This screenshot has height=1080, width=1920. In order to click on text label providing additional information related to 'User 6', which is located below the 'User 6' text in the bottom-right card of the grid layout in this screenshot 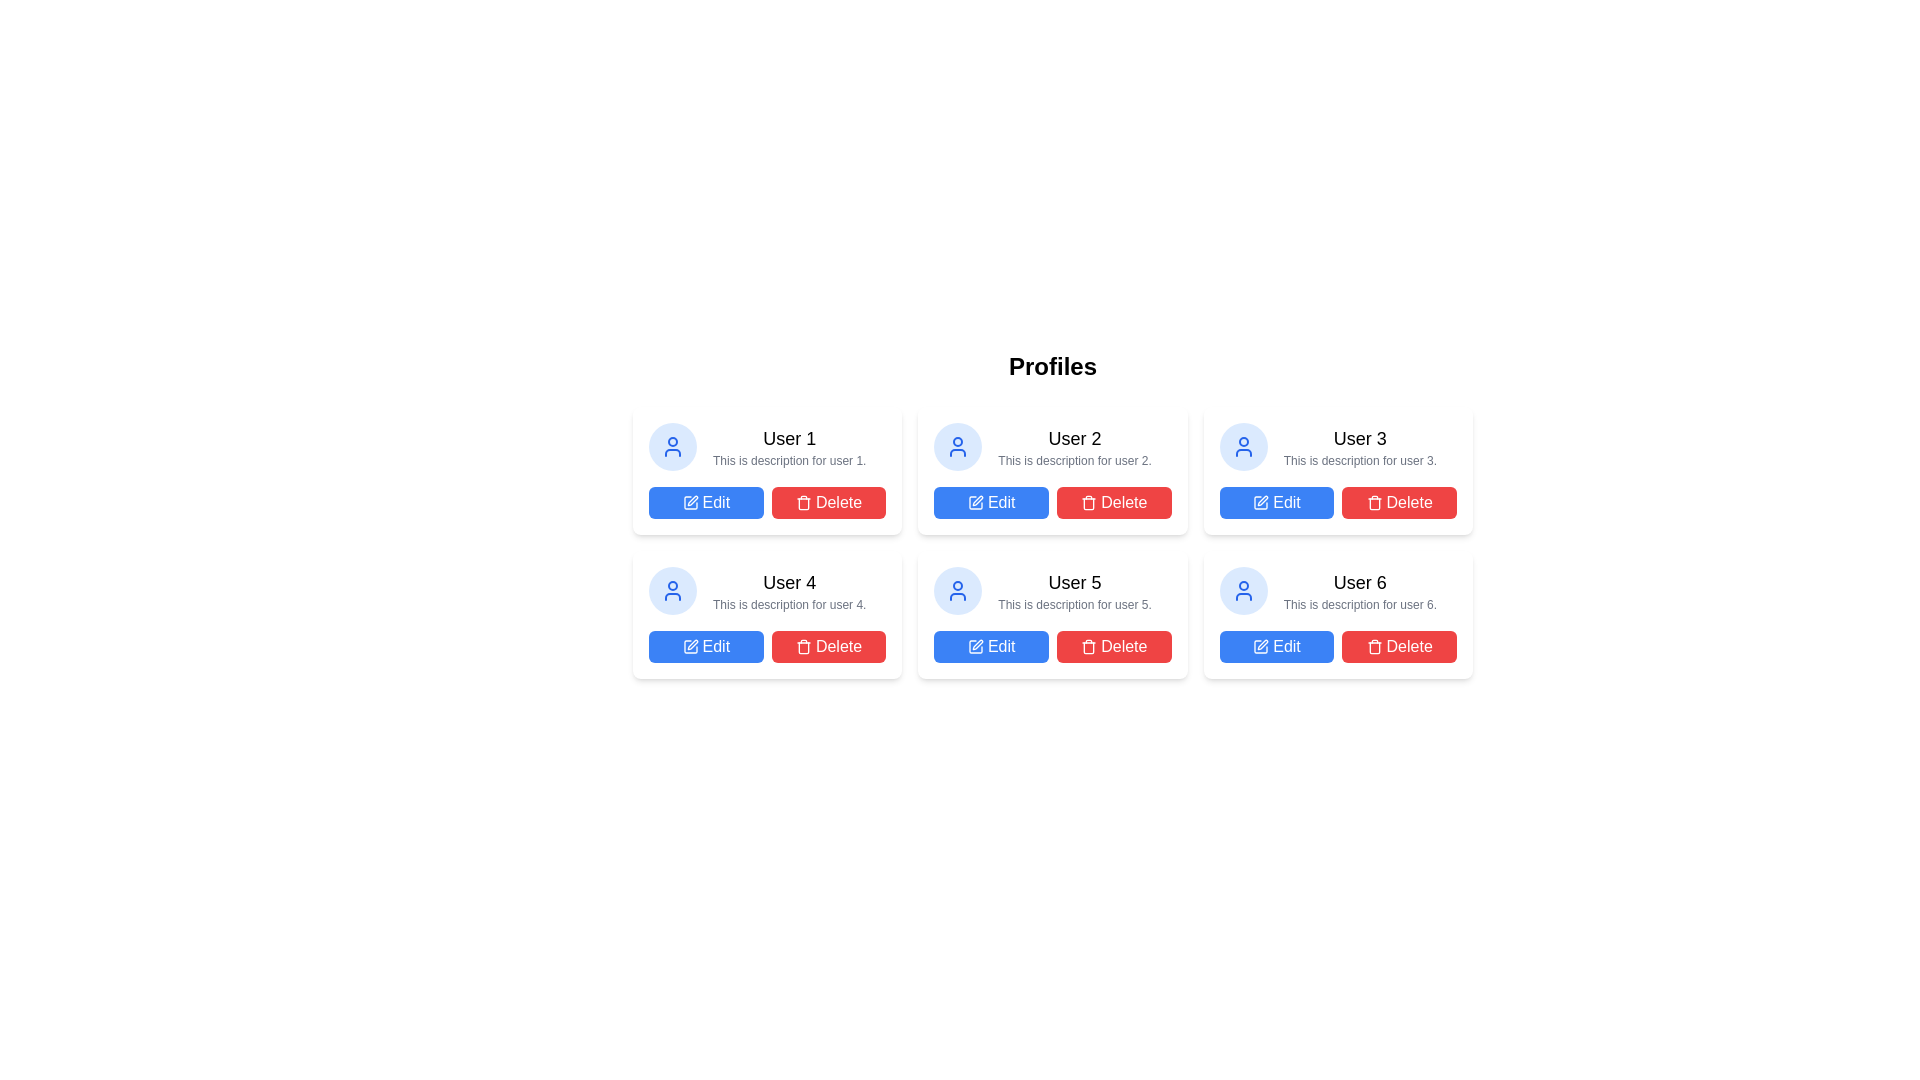, I will do `click(1360, 604)`.